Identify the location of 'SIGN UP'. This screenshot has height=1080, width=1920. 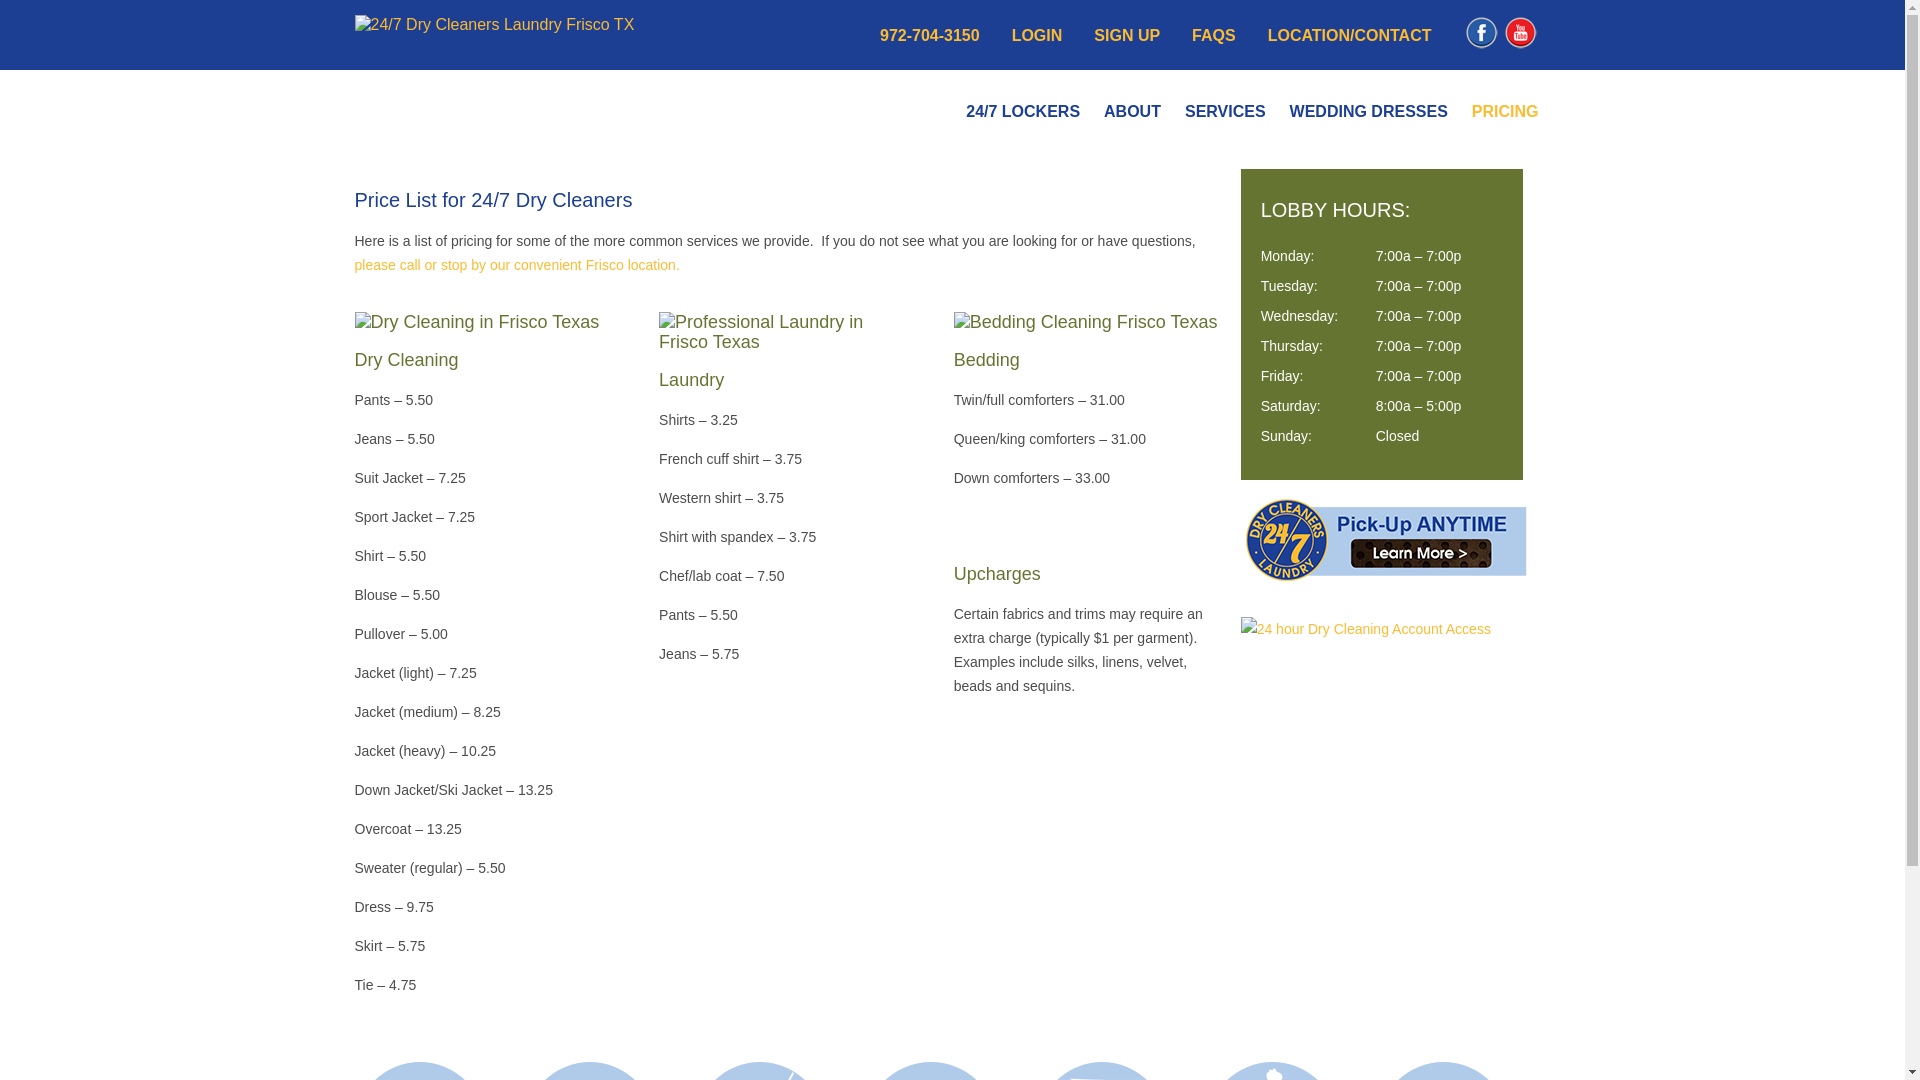
(1127, 35).